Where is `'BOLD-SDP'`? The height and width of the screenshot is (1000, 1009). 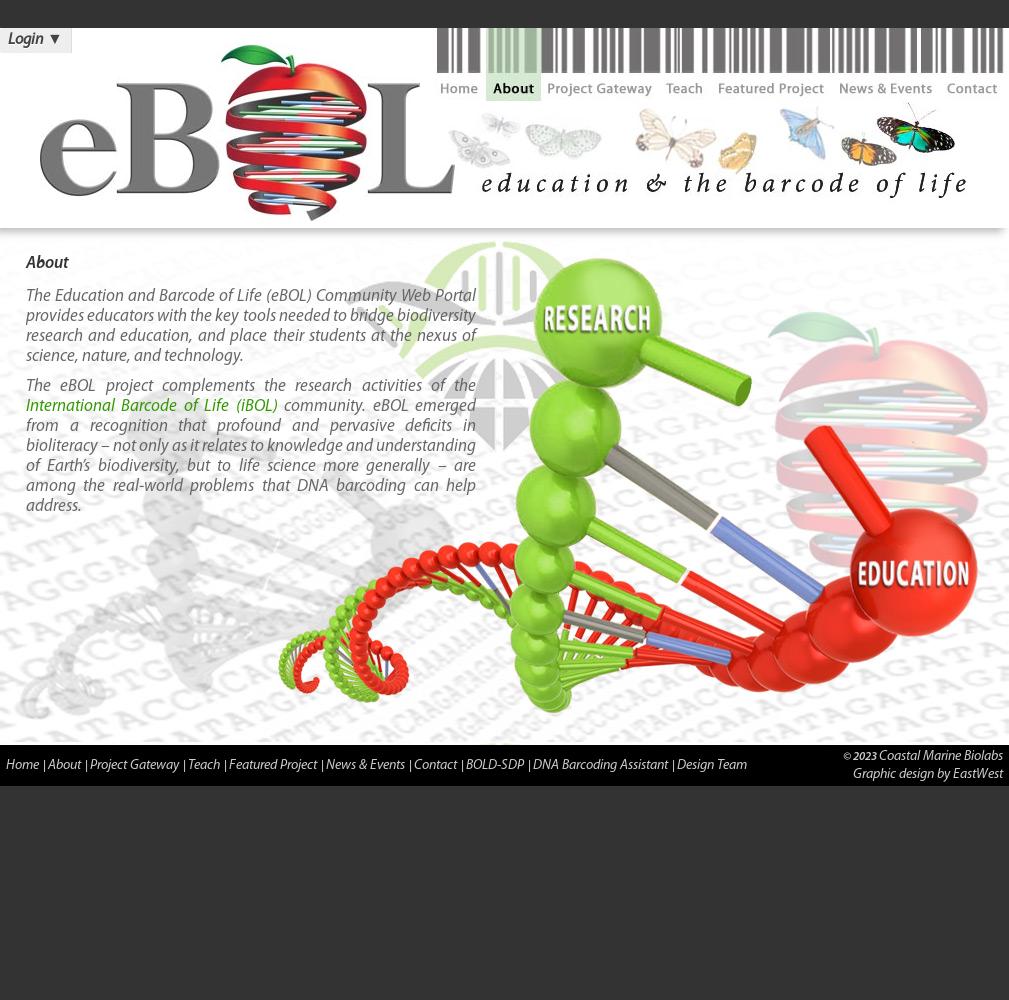
'BOLD-SDP' is located at coordinates (464, 764).